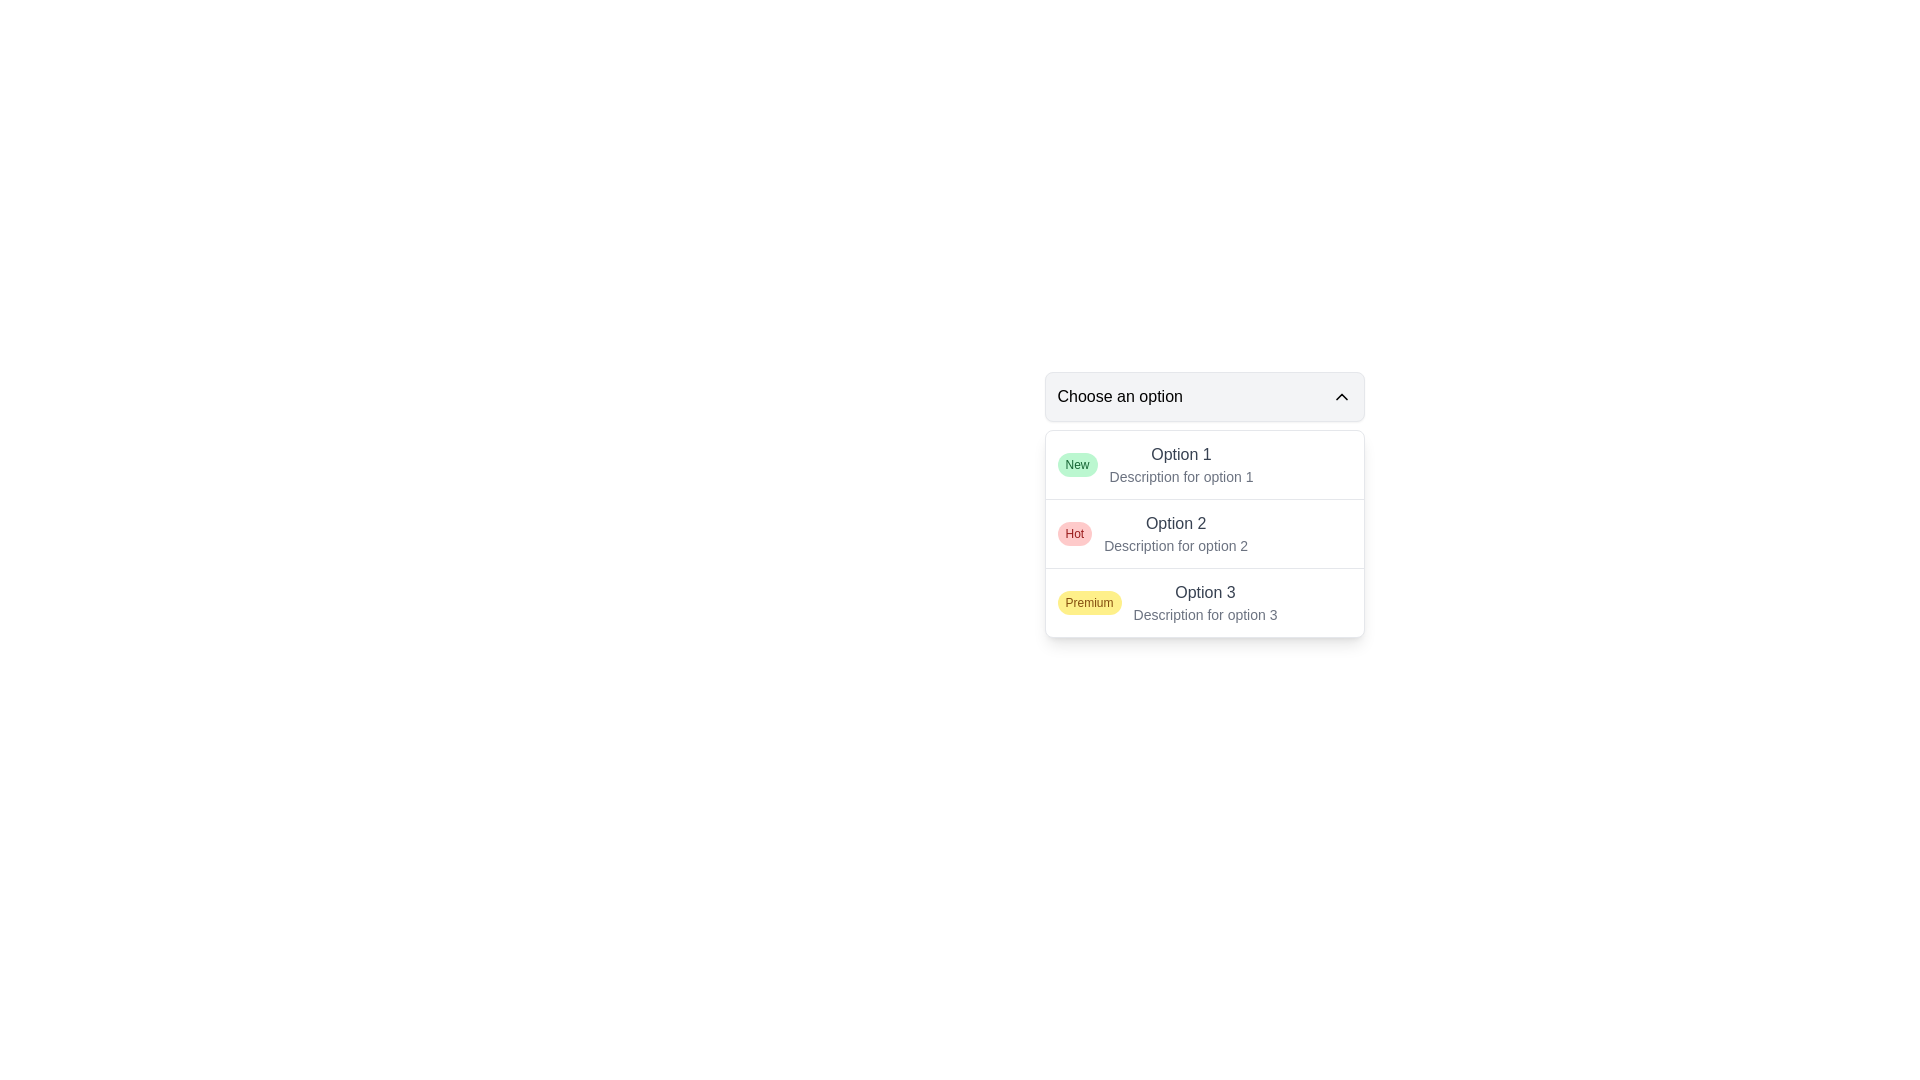 The image size is (1920, 1080). I want to click on the text label reading 'Option 2' in the dropdown menu, which is styled with a medium font weight and gray color, positioned above a description text, so click(1176, 523).